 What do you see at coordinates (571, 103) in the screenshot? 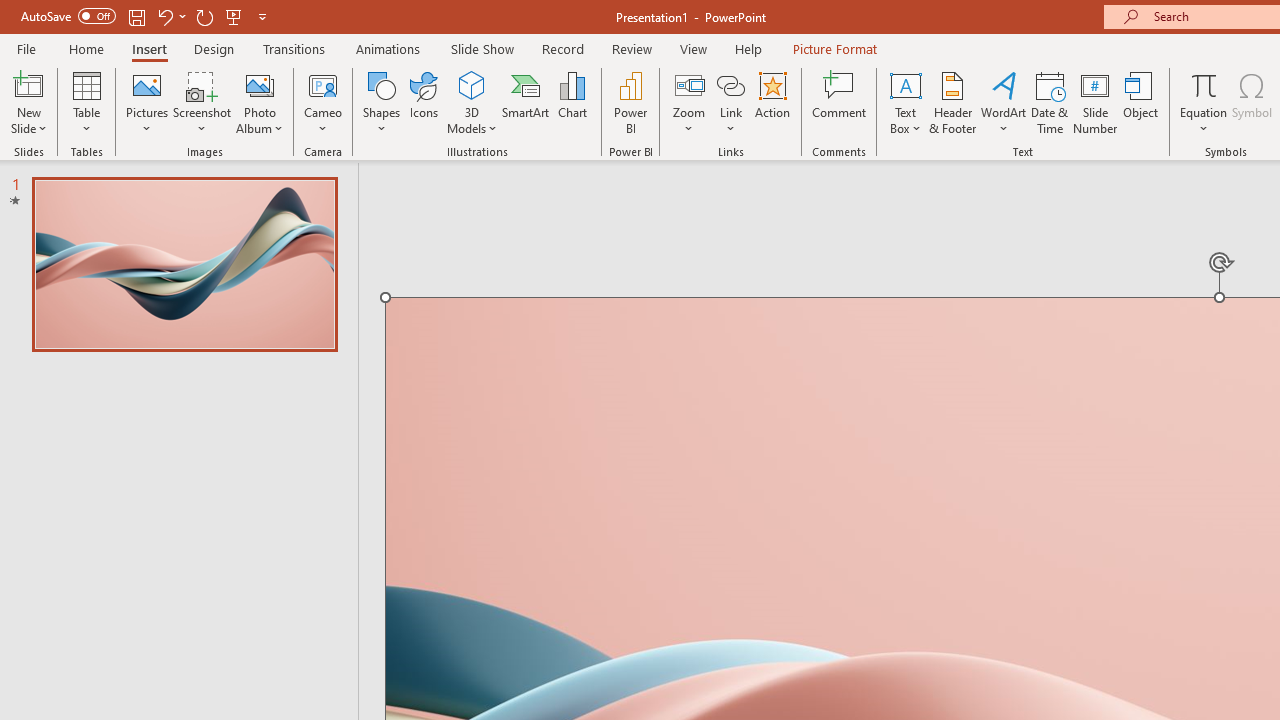
I see `'Chart...'` at bounding box center [571, 103].